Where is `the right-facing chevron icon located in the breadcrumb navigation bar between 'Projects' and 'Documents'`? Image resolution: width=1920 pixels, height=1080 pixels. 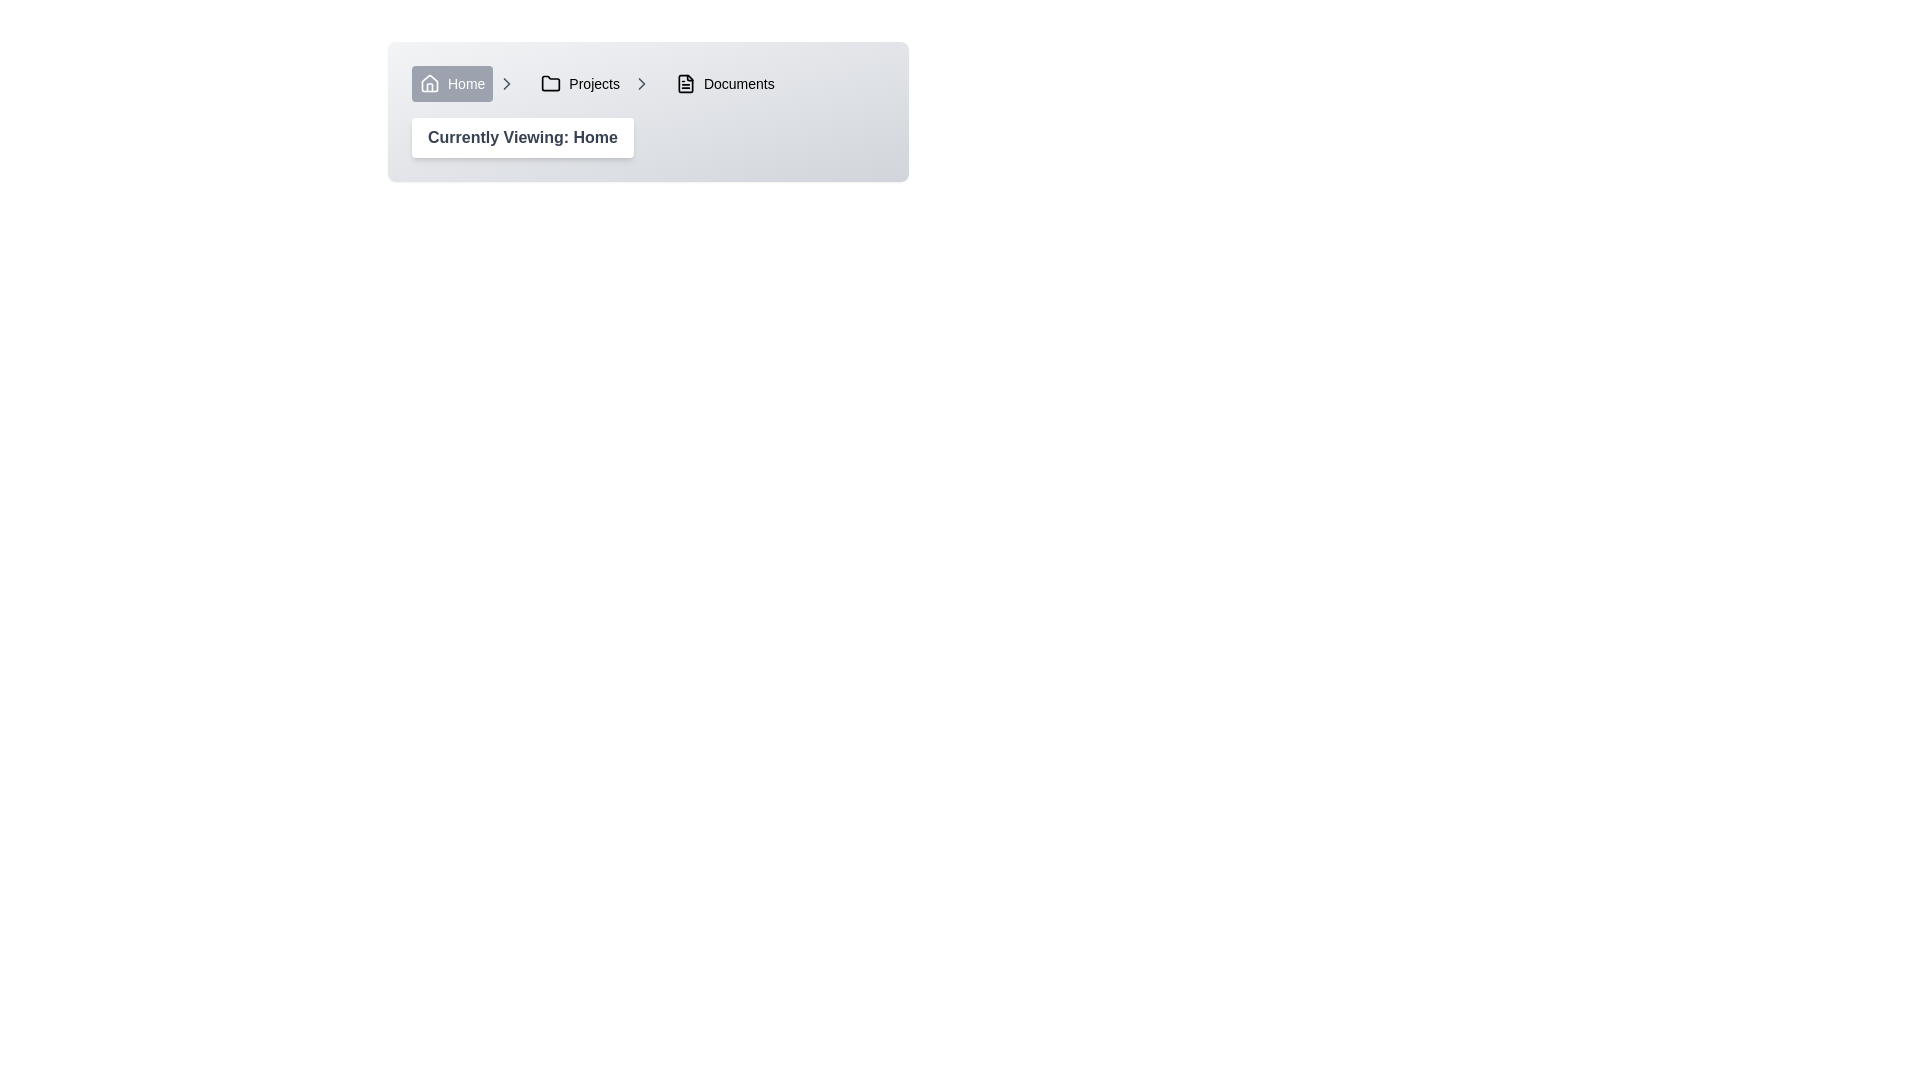
the right-facing chevron icon located in the breadcrumb navigation bar between 'Projects' and 'Documents' is located at coordinates (507, 83).